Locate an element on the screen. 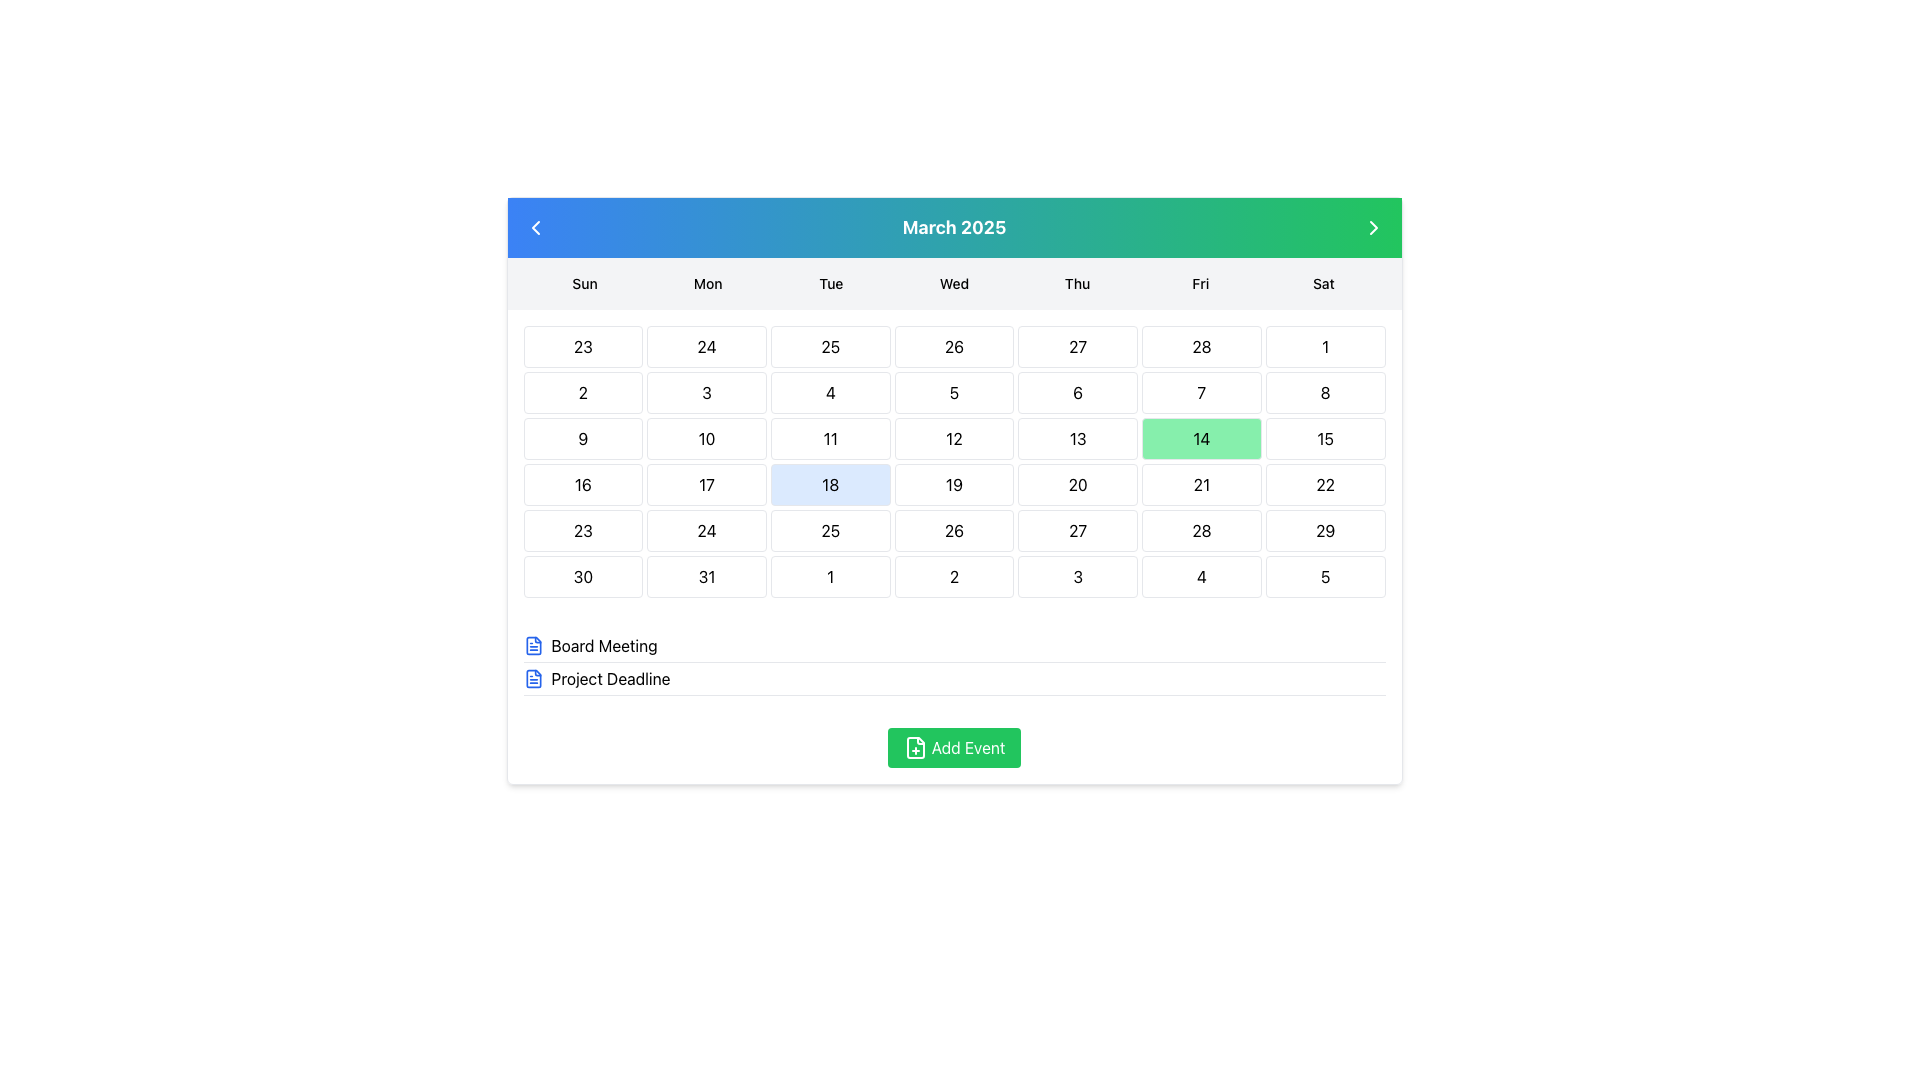 Image resolution: width=1920 pixels, height=1080 pixels. the Calendar Date Button displaying the number '10' is located at coordinates (707, 438).